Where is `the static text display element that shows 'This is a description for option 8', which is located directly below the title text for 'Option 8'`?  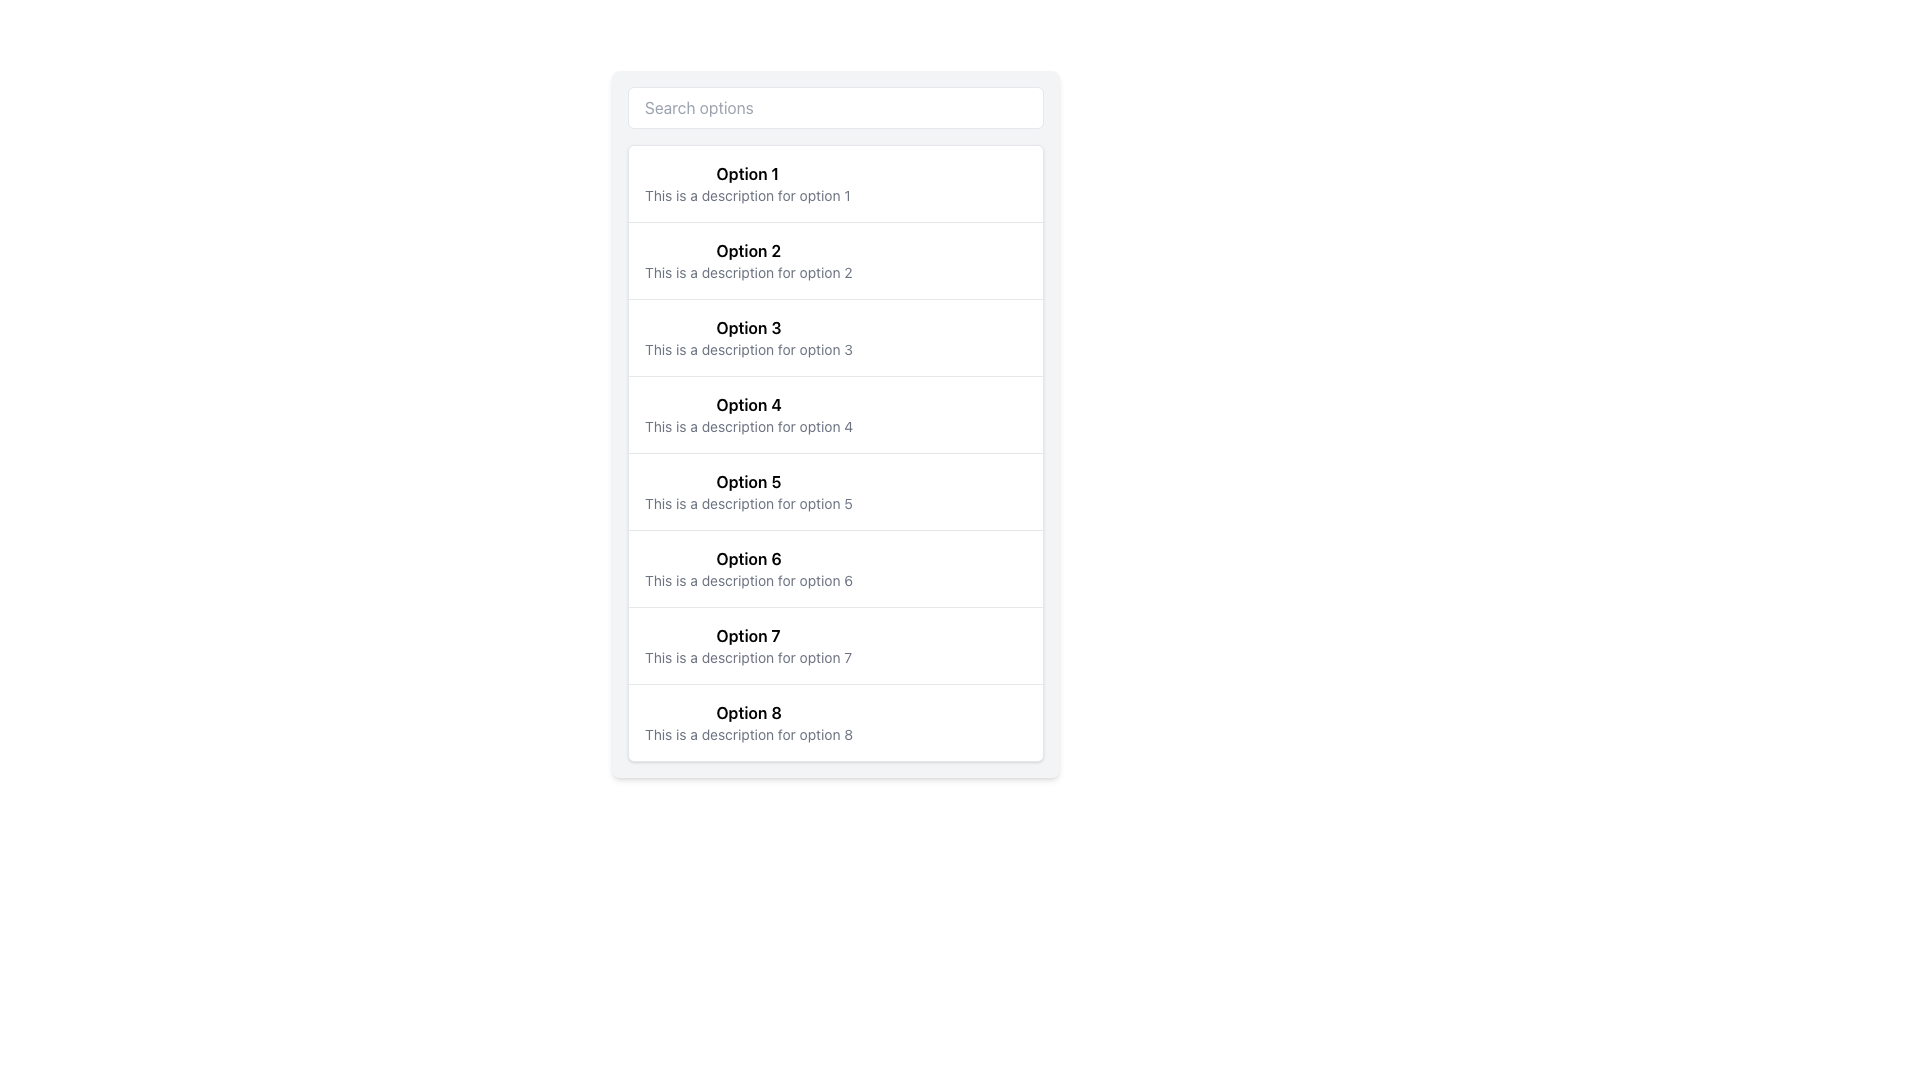
the static text display element that shows 'This is a description for option 8', which is located directly below the title text for 'Option 8' is located at coordinates (747, 735).